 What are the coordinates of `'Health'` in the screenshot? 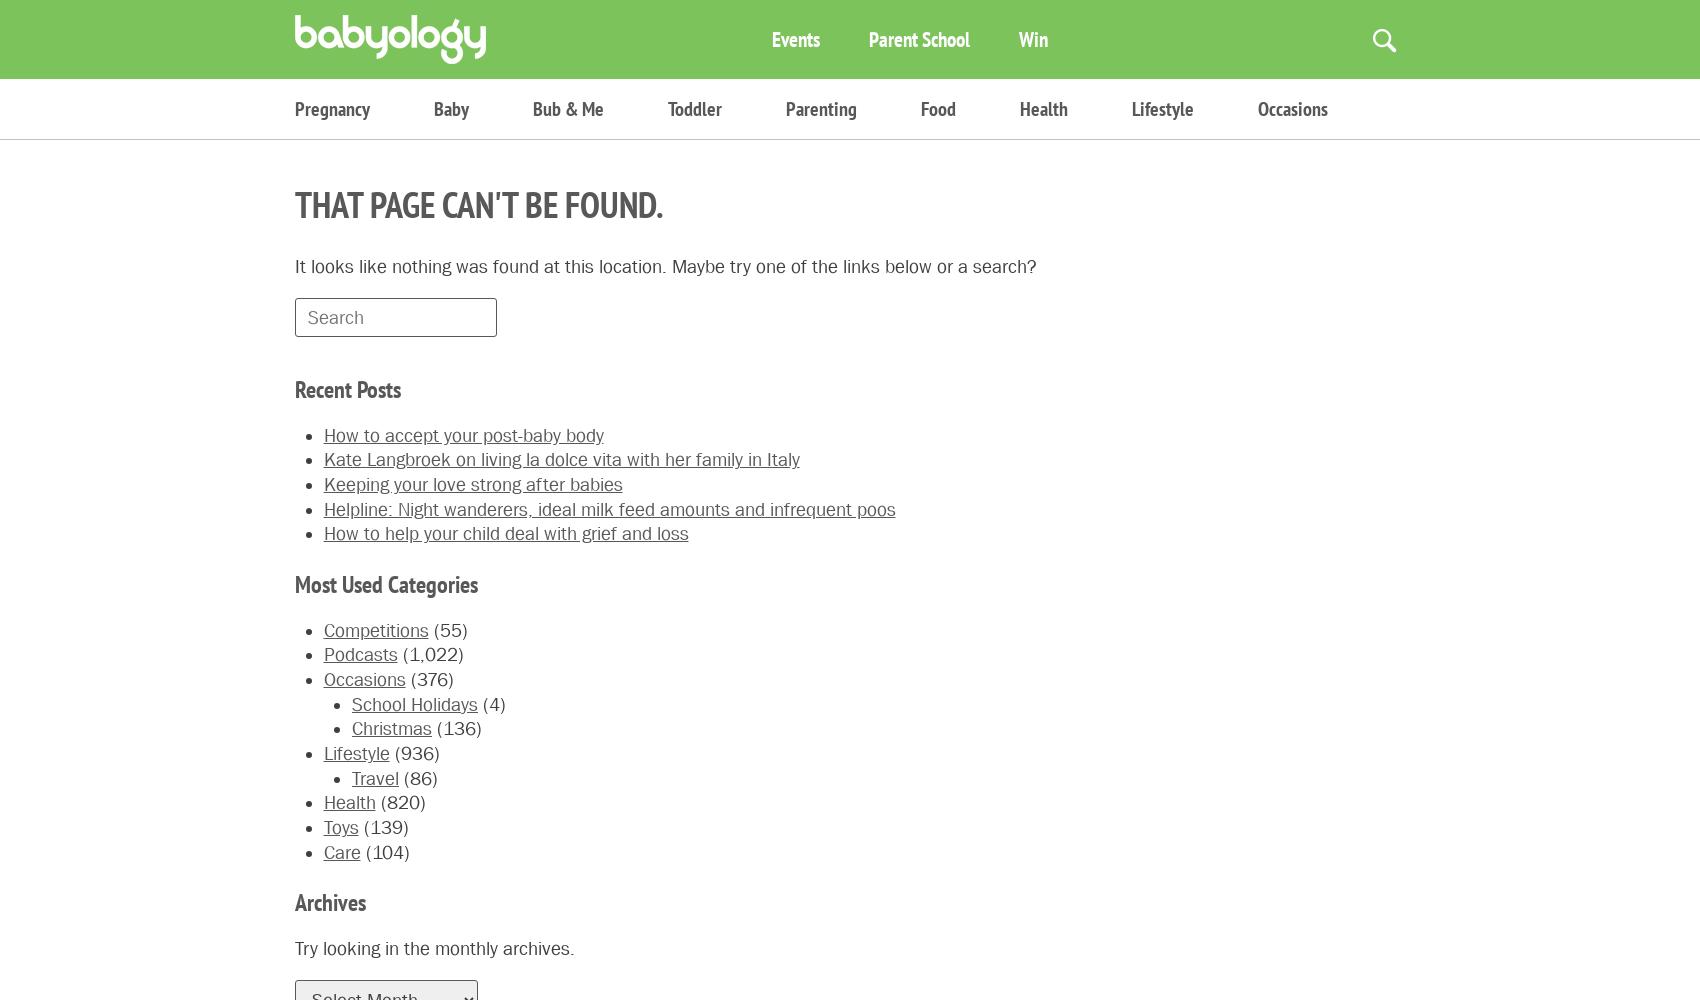 It's located at (1019, 108).